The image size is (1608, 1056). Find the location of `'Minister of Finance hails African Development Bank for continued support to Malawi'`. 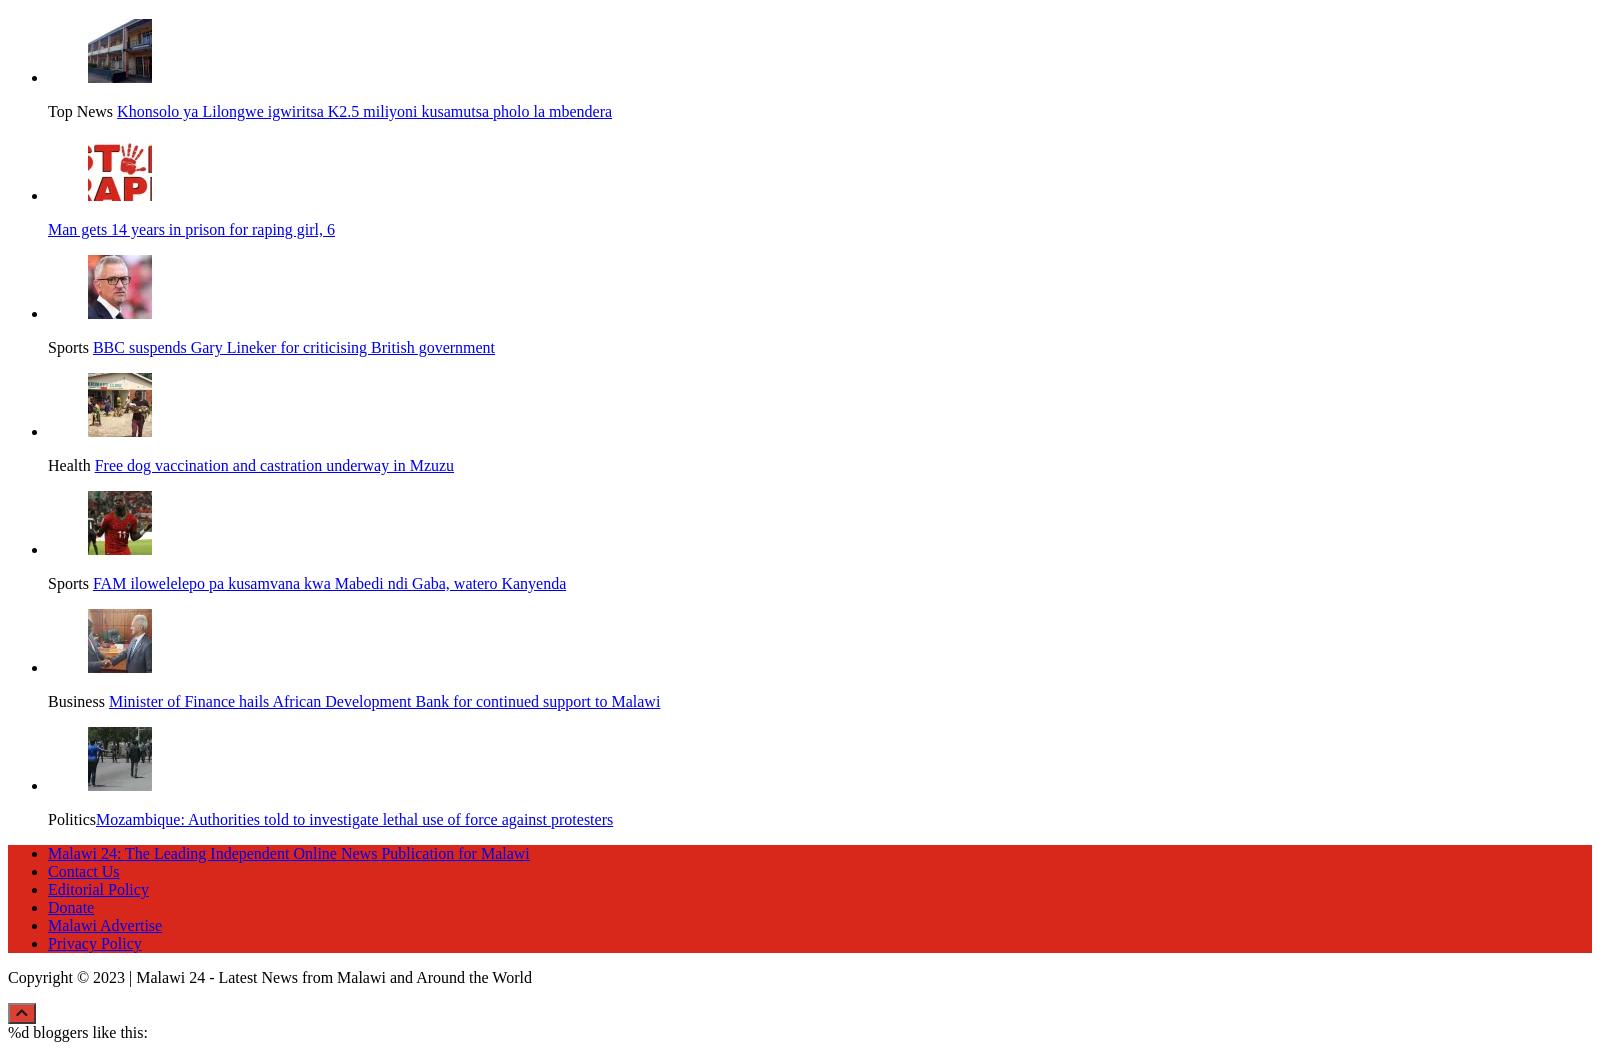

'Minister of Finance hails African Development Bank for continued support to Malawi' is located at coordinates (383, 697).